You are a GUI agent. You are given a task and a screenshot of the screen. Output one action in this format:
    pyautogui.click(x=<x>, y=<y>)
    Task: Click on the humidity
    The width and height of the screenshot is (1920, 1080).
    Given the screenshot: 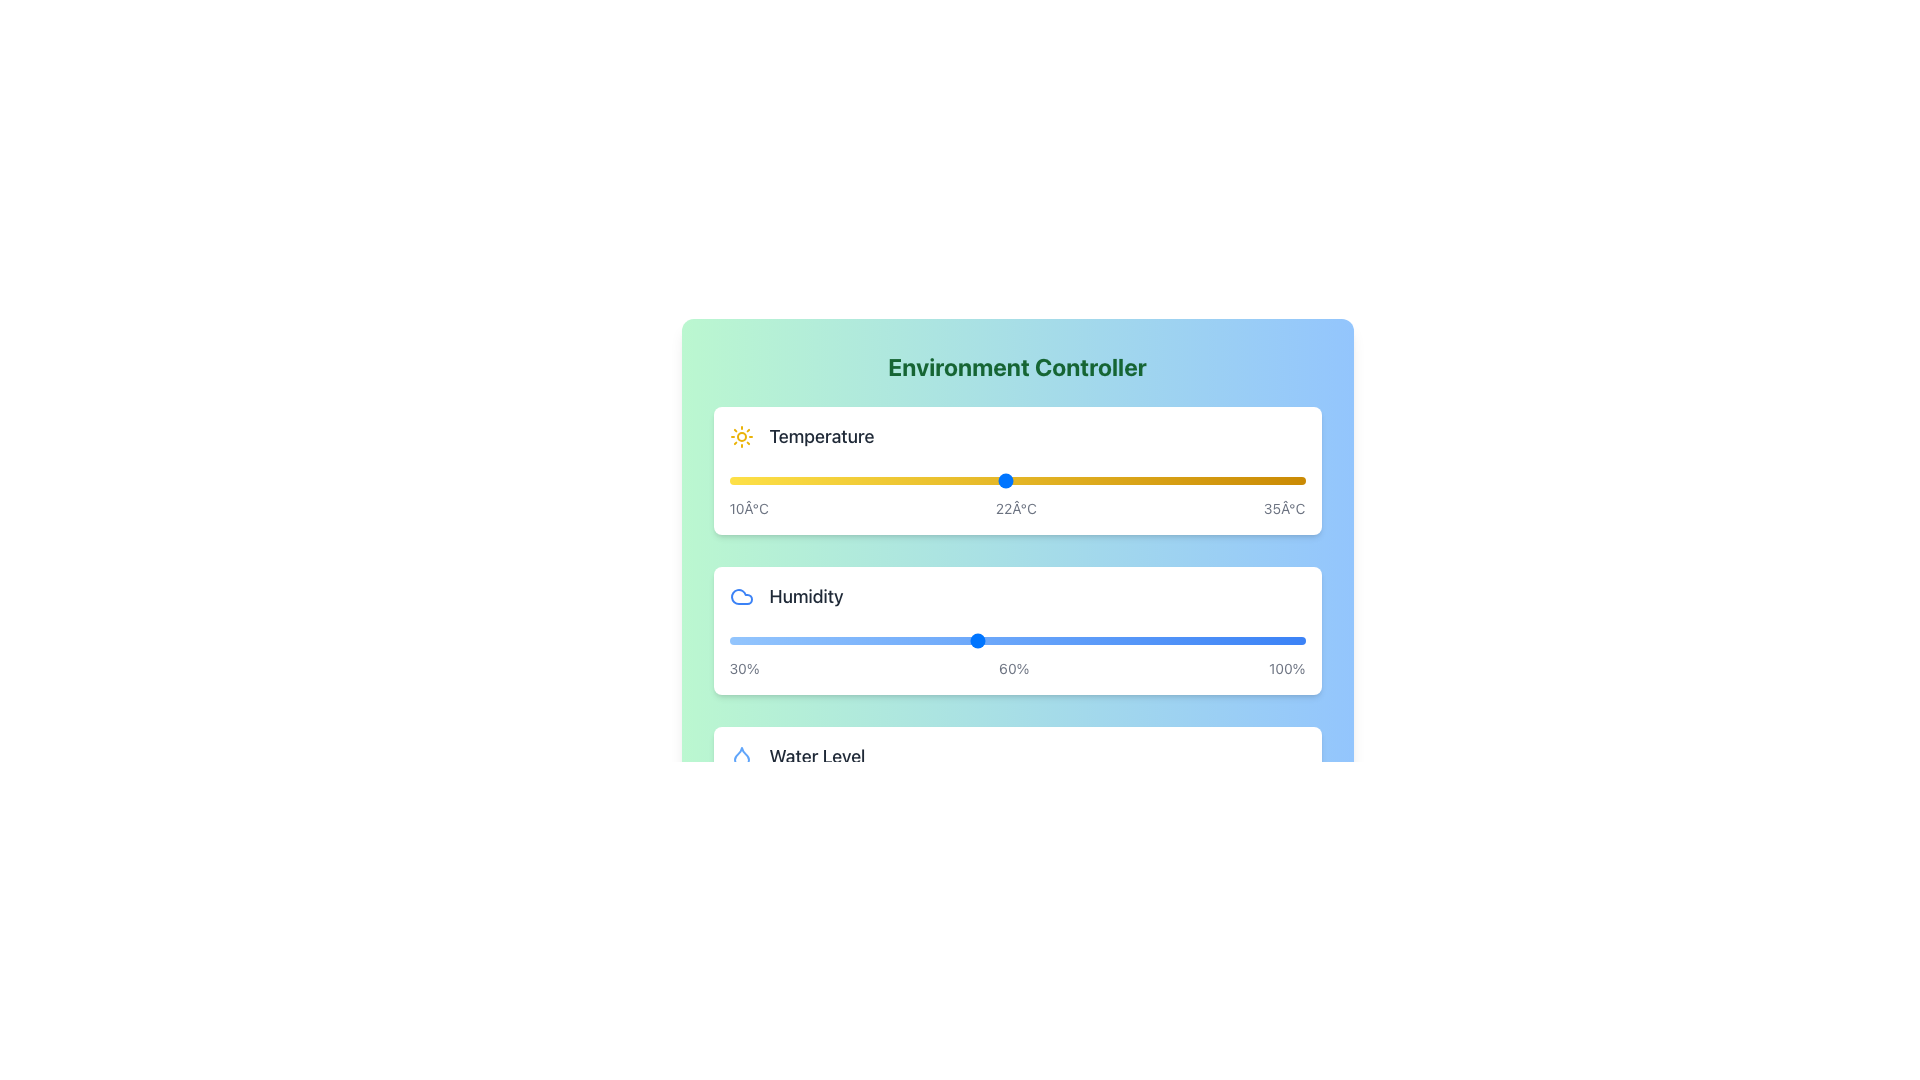 What is the action you would take?
    pyautogui.click(x=869, y=640)
    